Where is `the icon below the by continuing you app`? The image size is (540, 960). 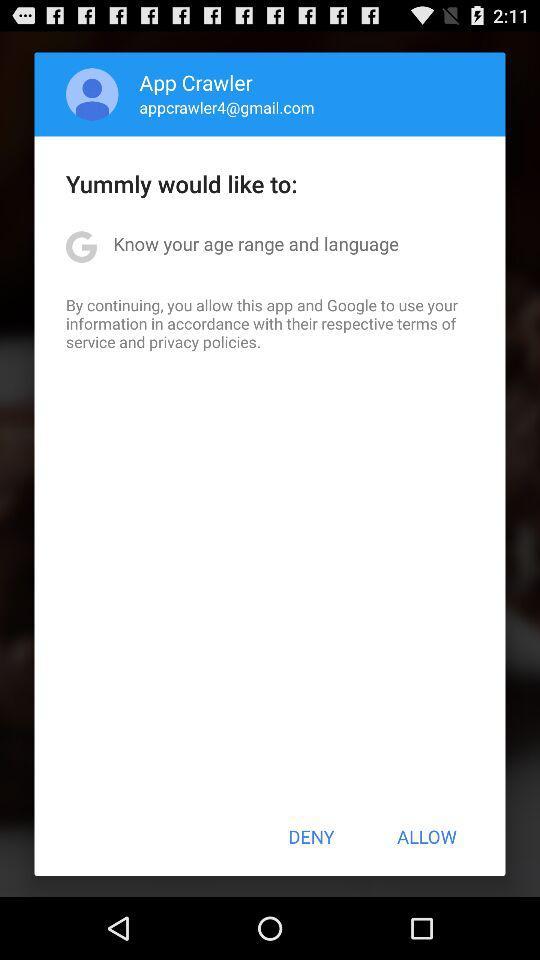
the icon below the by continuing you app is located at coordinates (311, 836).